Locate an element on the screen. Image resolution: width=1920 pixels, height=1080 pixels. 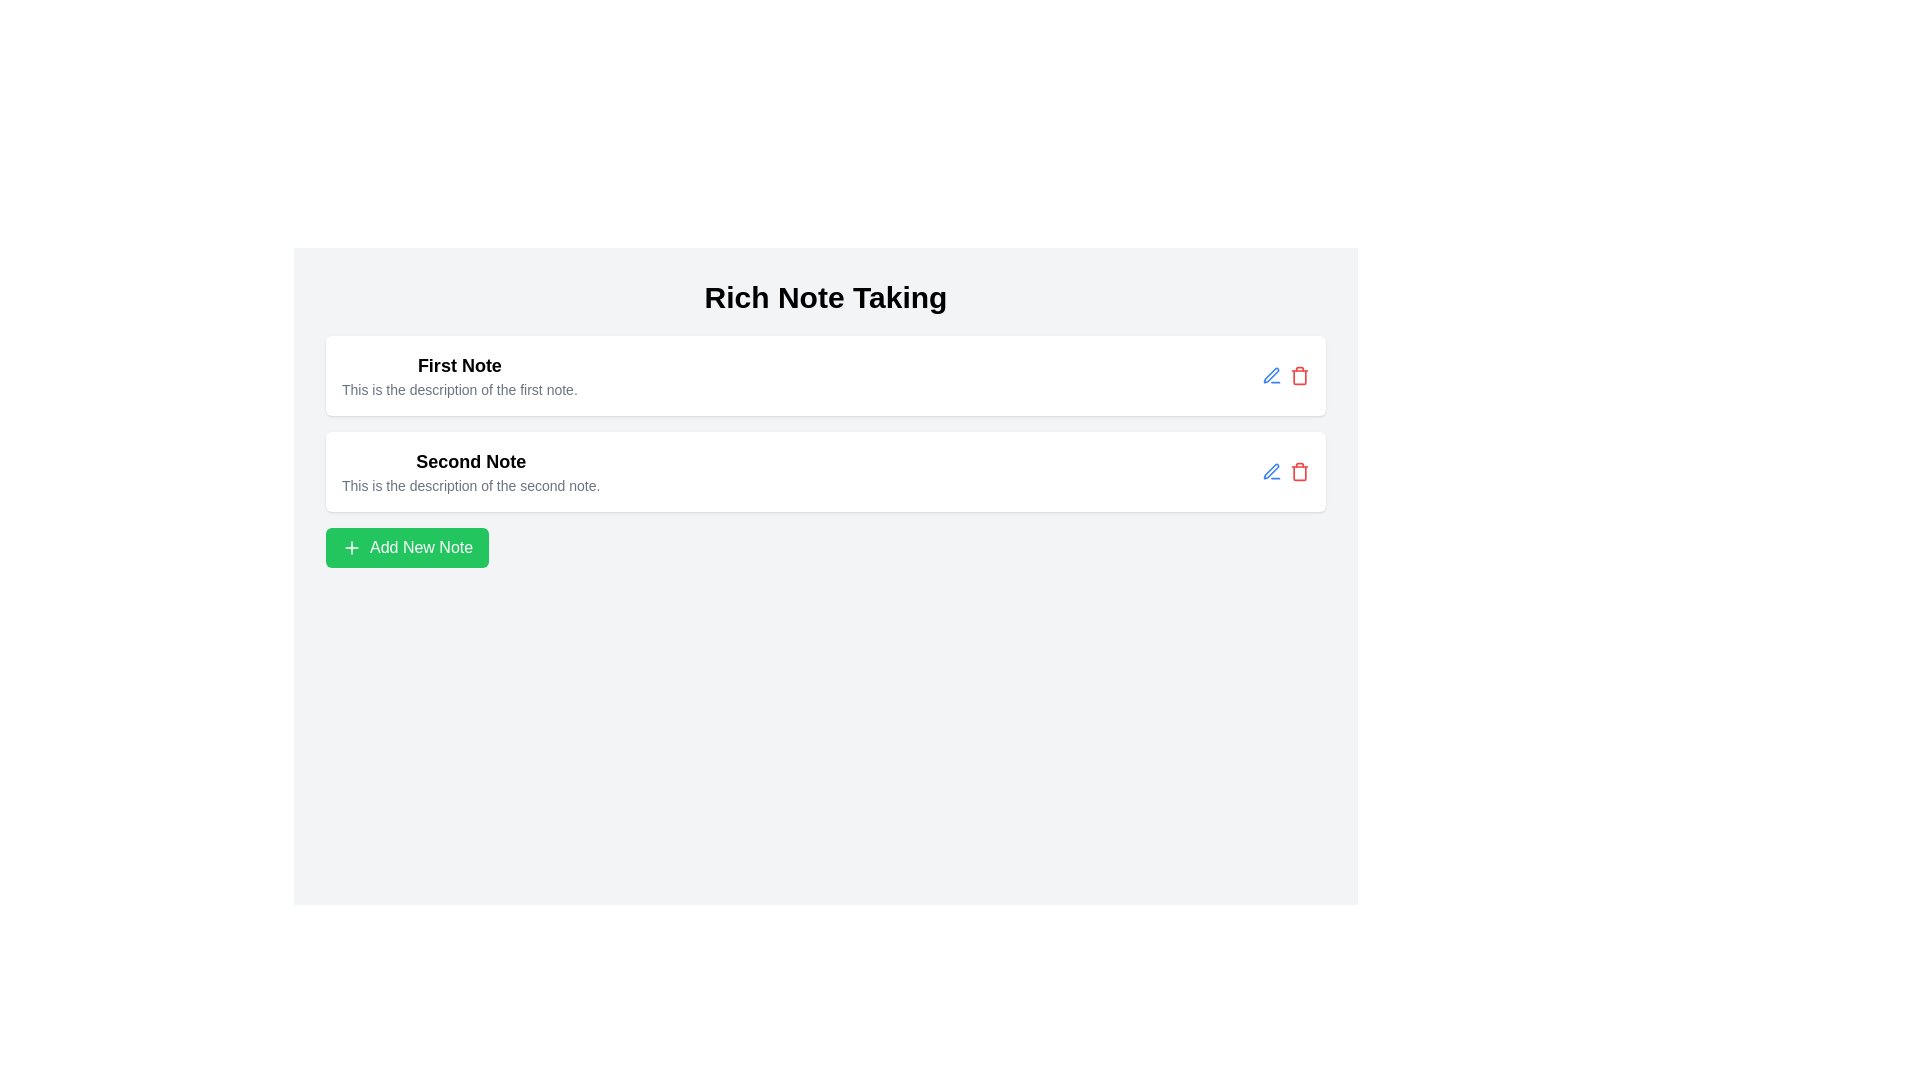
the delete button located at the top-right of the first note's card interface, adjacent to the blue pencil icon is located at coordinates (1300, 375).